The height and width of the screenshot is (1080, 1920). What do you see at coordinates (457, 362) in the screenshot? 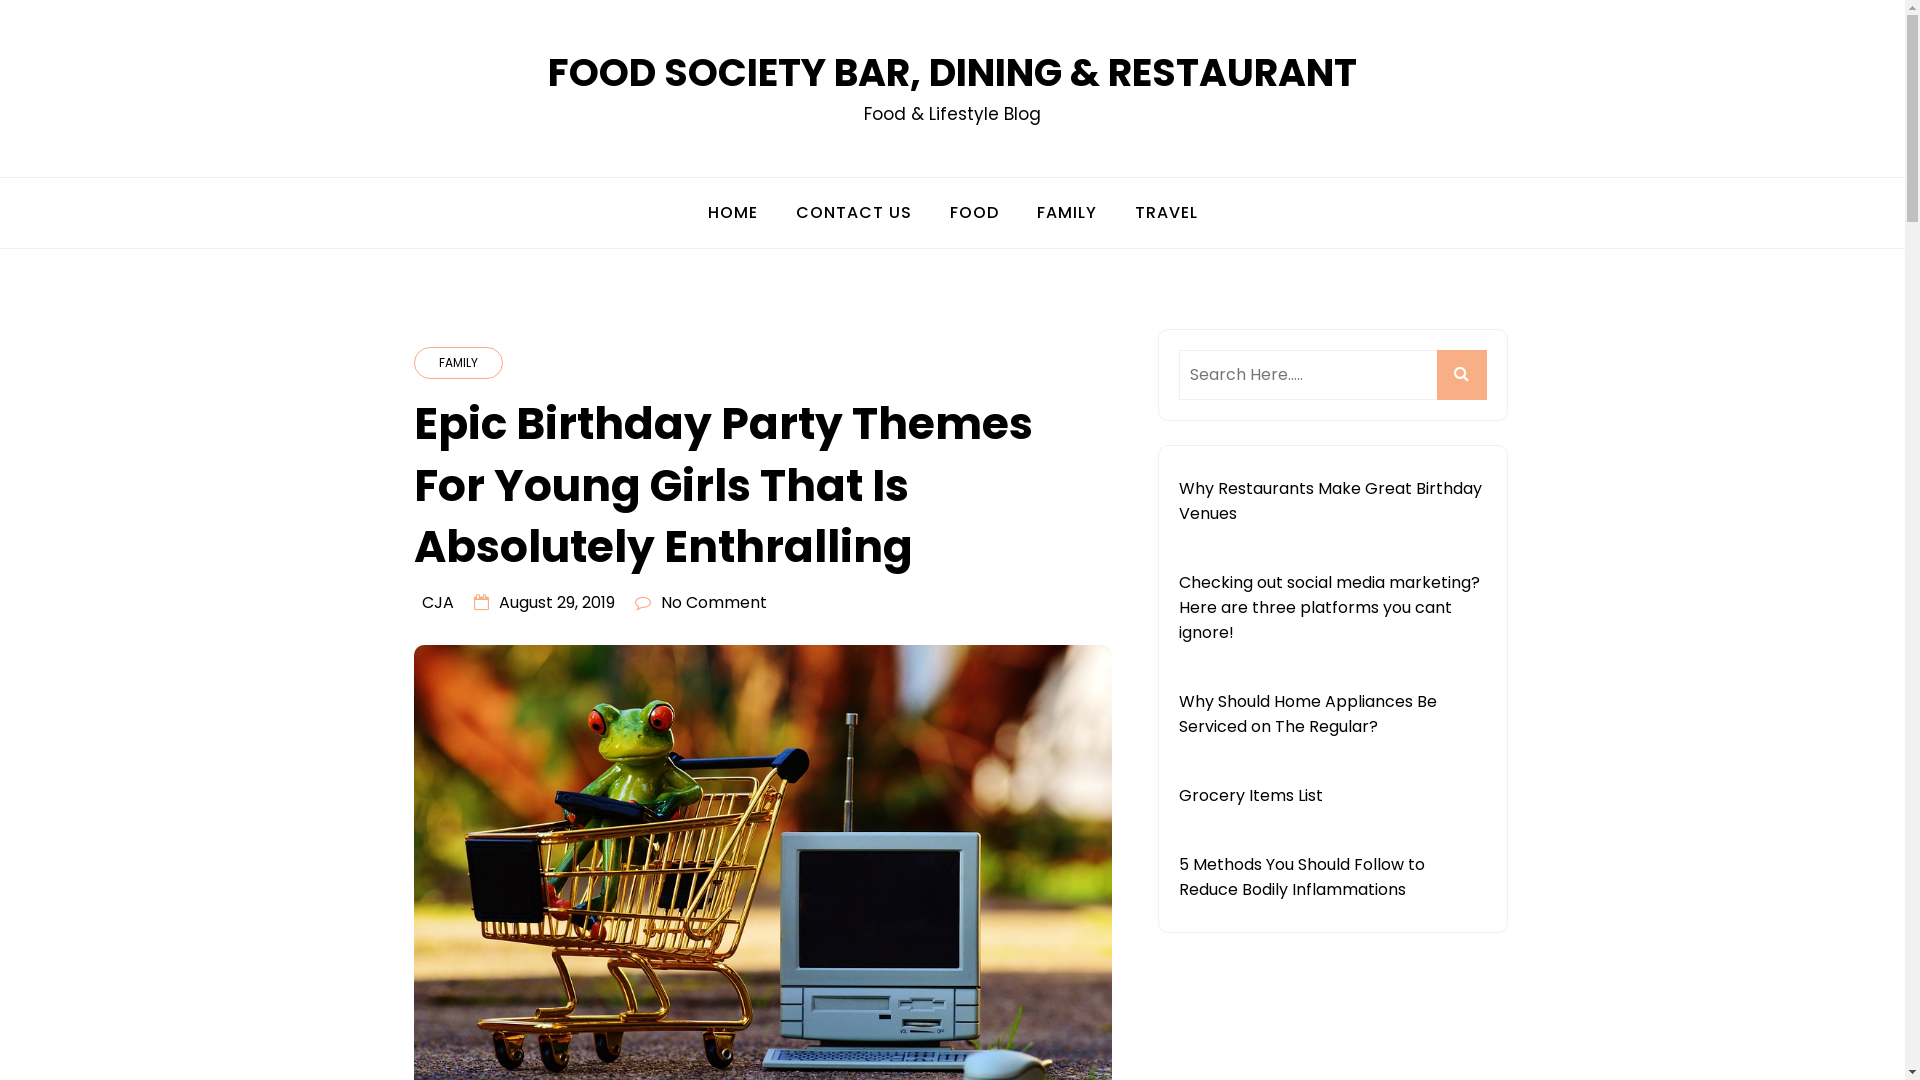
I see `'FAMILY'` at bounding box center [457, 362].